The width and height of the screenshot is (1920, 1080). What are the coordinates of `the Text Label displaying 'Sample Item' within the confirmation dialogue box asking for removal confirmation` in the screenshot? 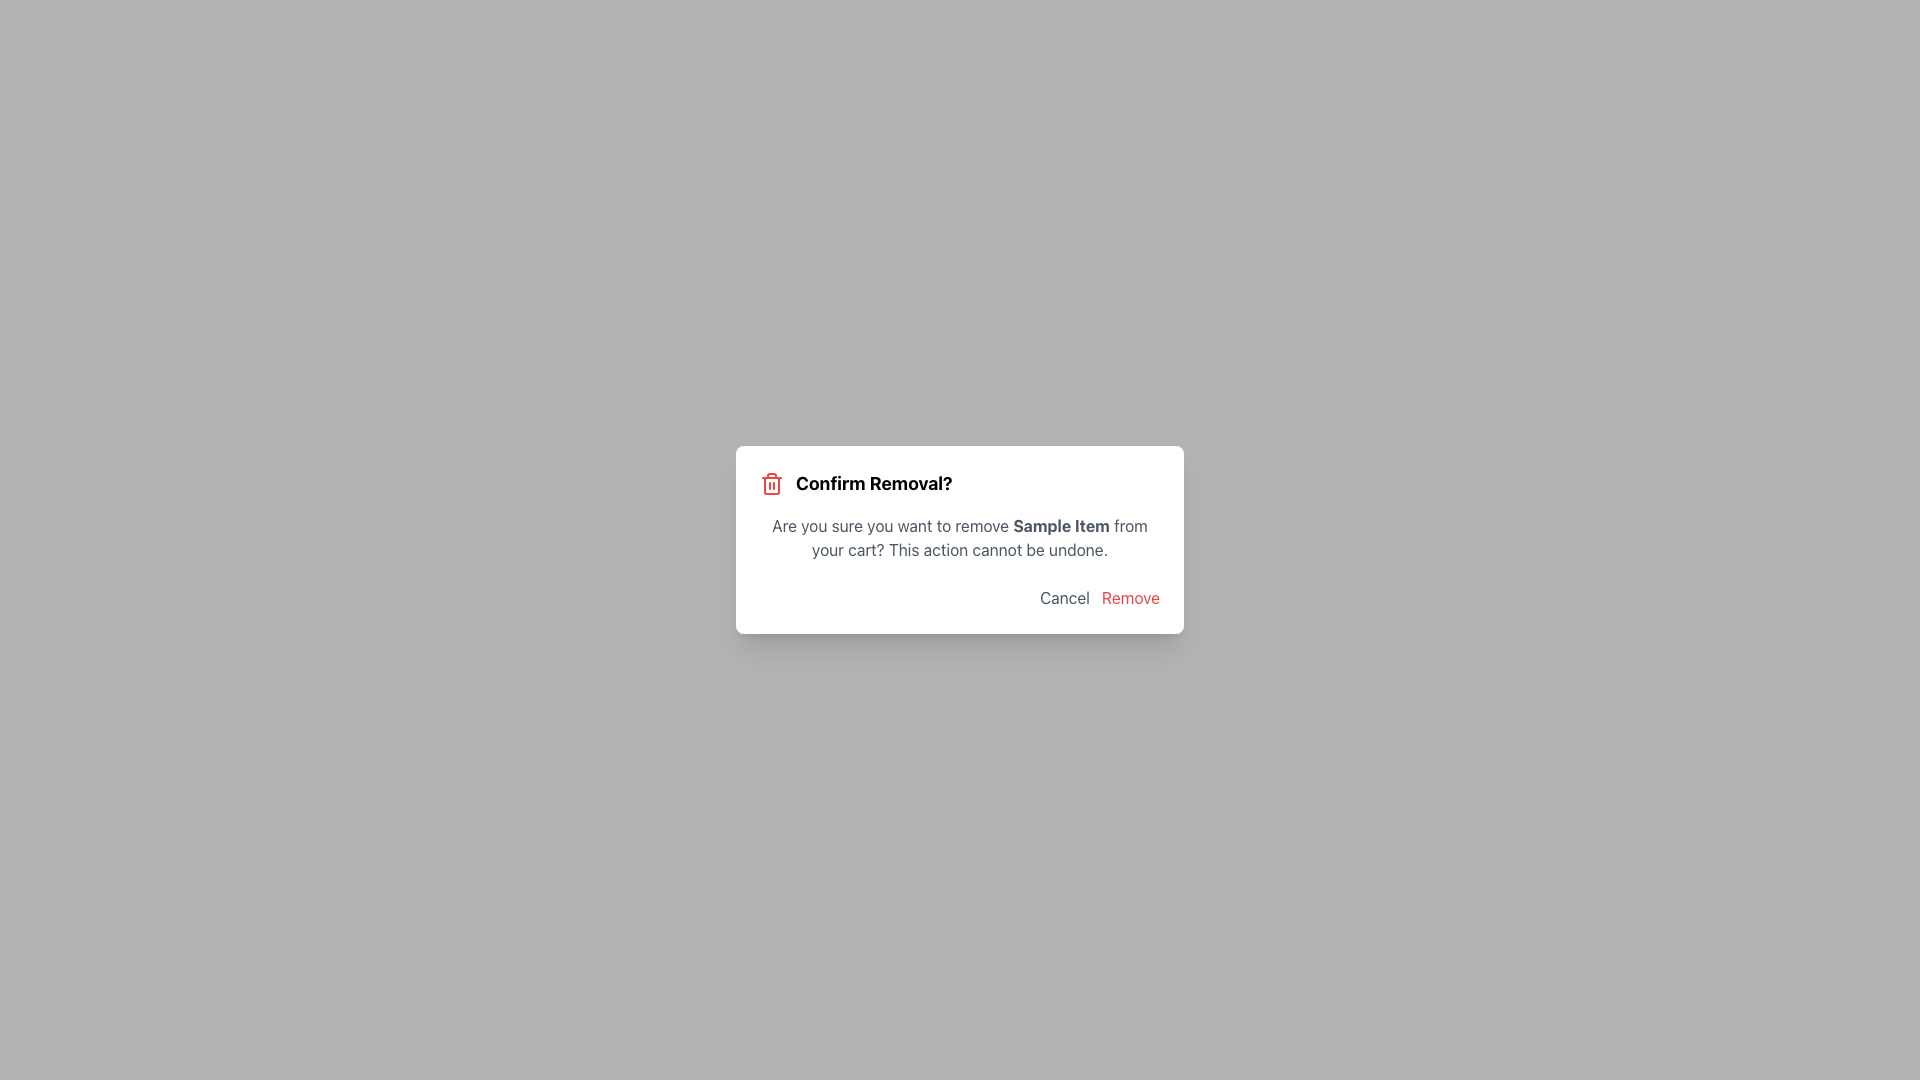 It's located at (1060, 524).